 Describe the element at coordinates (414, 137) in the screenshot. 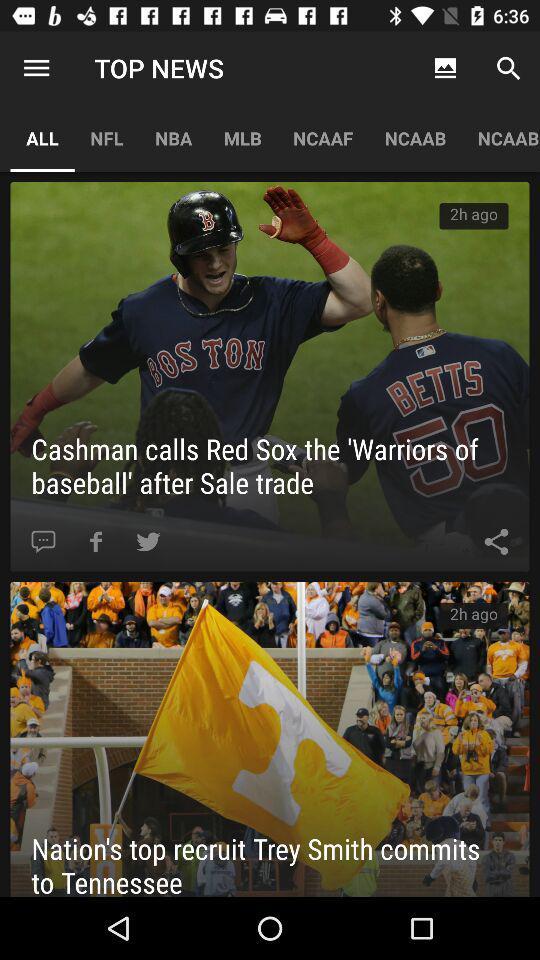

I see `the icon to the right of ncaaf app` at that location.